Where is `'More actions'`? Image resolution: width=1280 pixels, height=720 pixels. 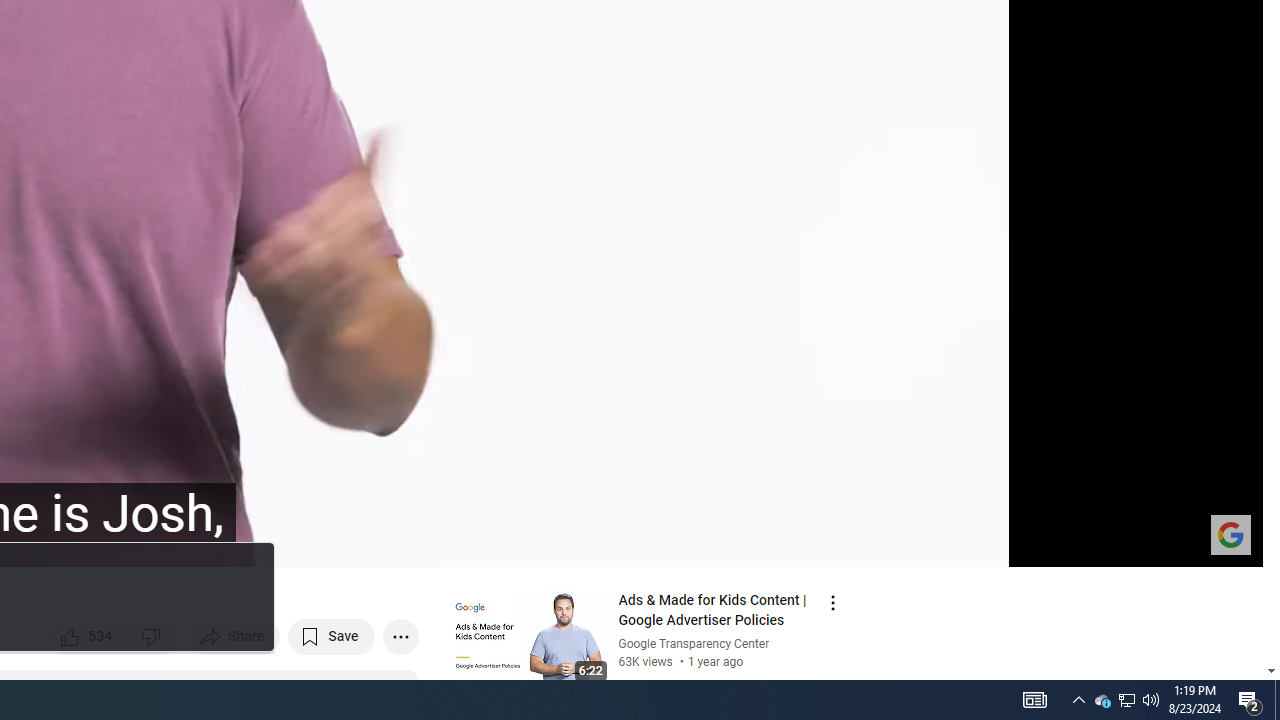
'More actions' is located at coordinates (400, 636).